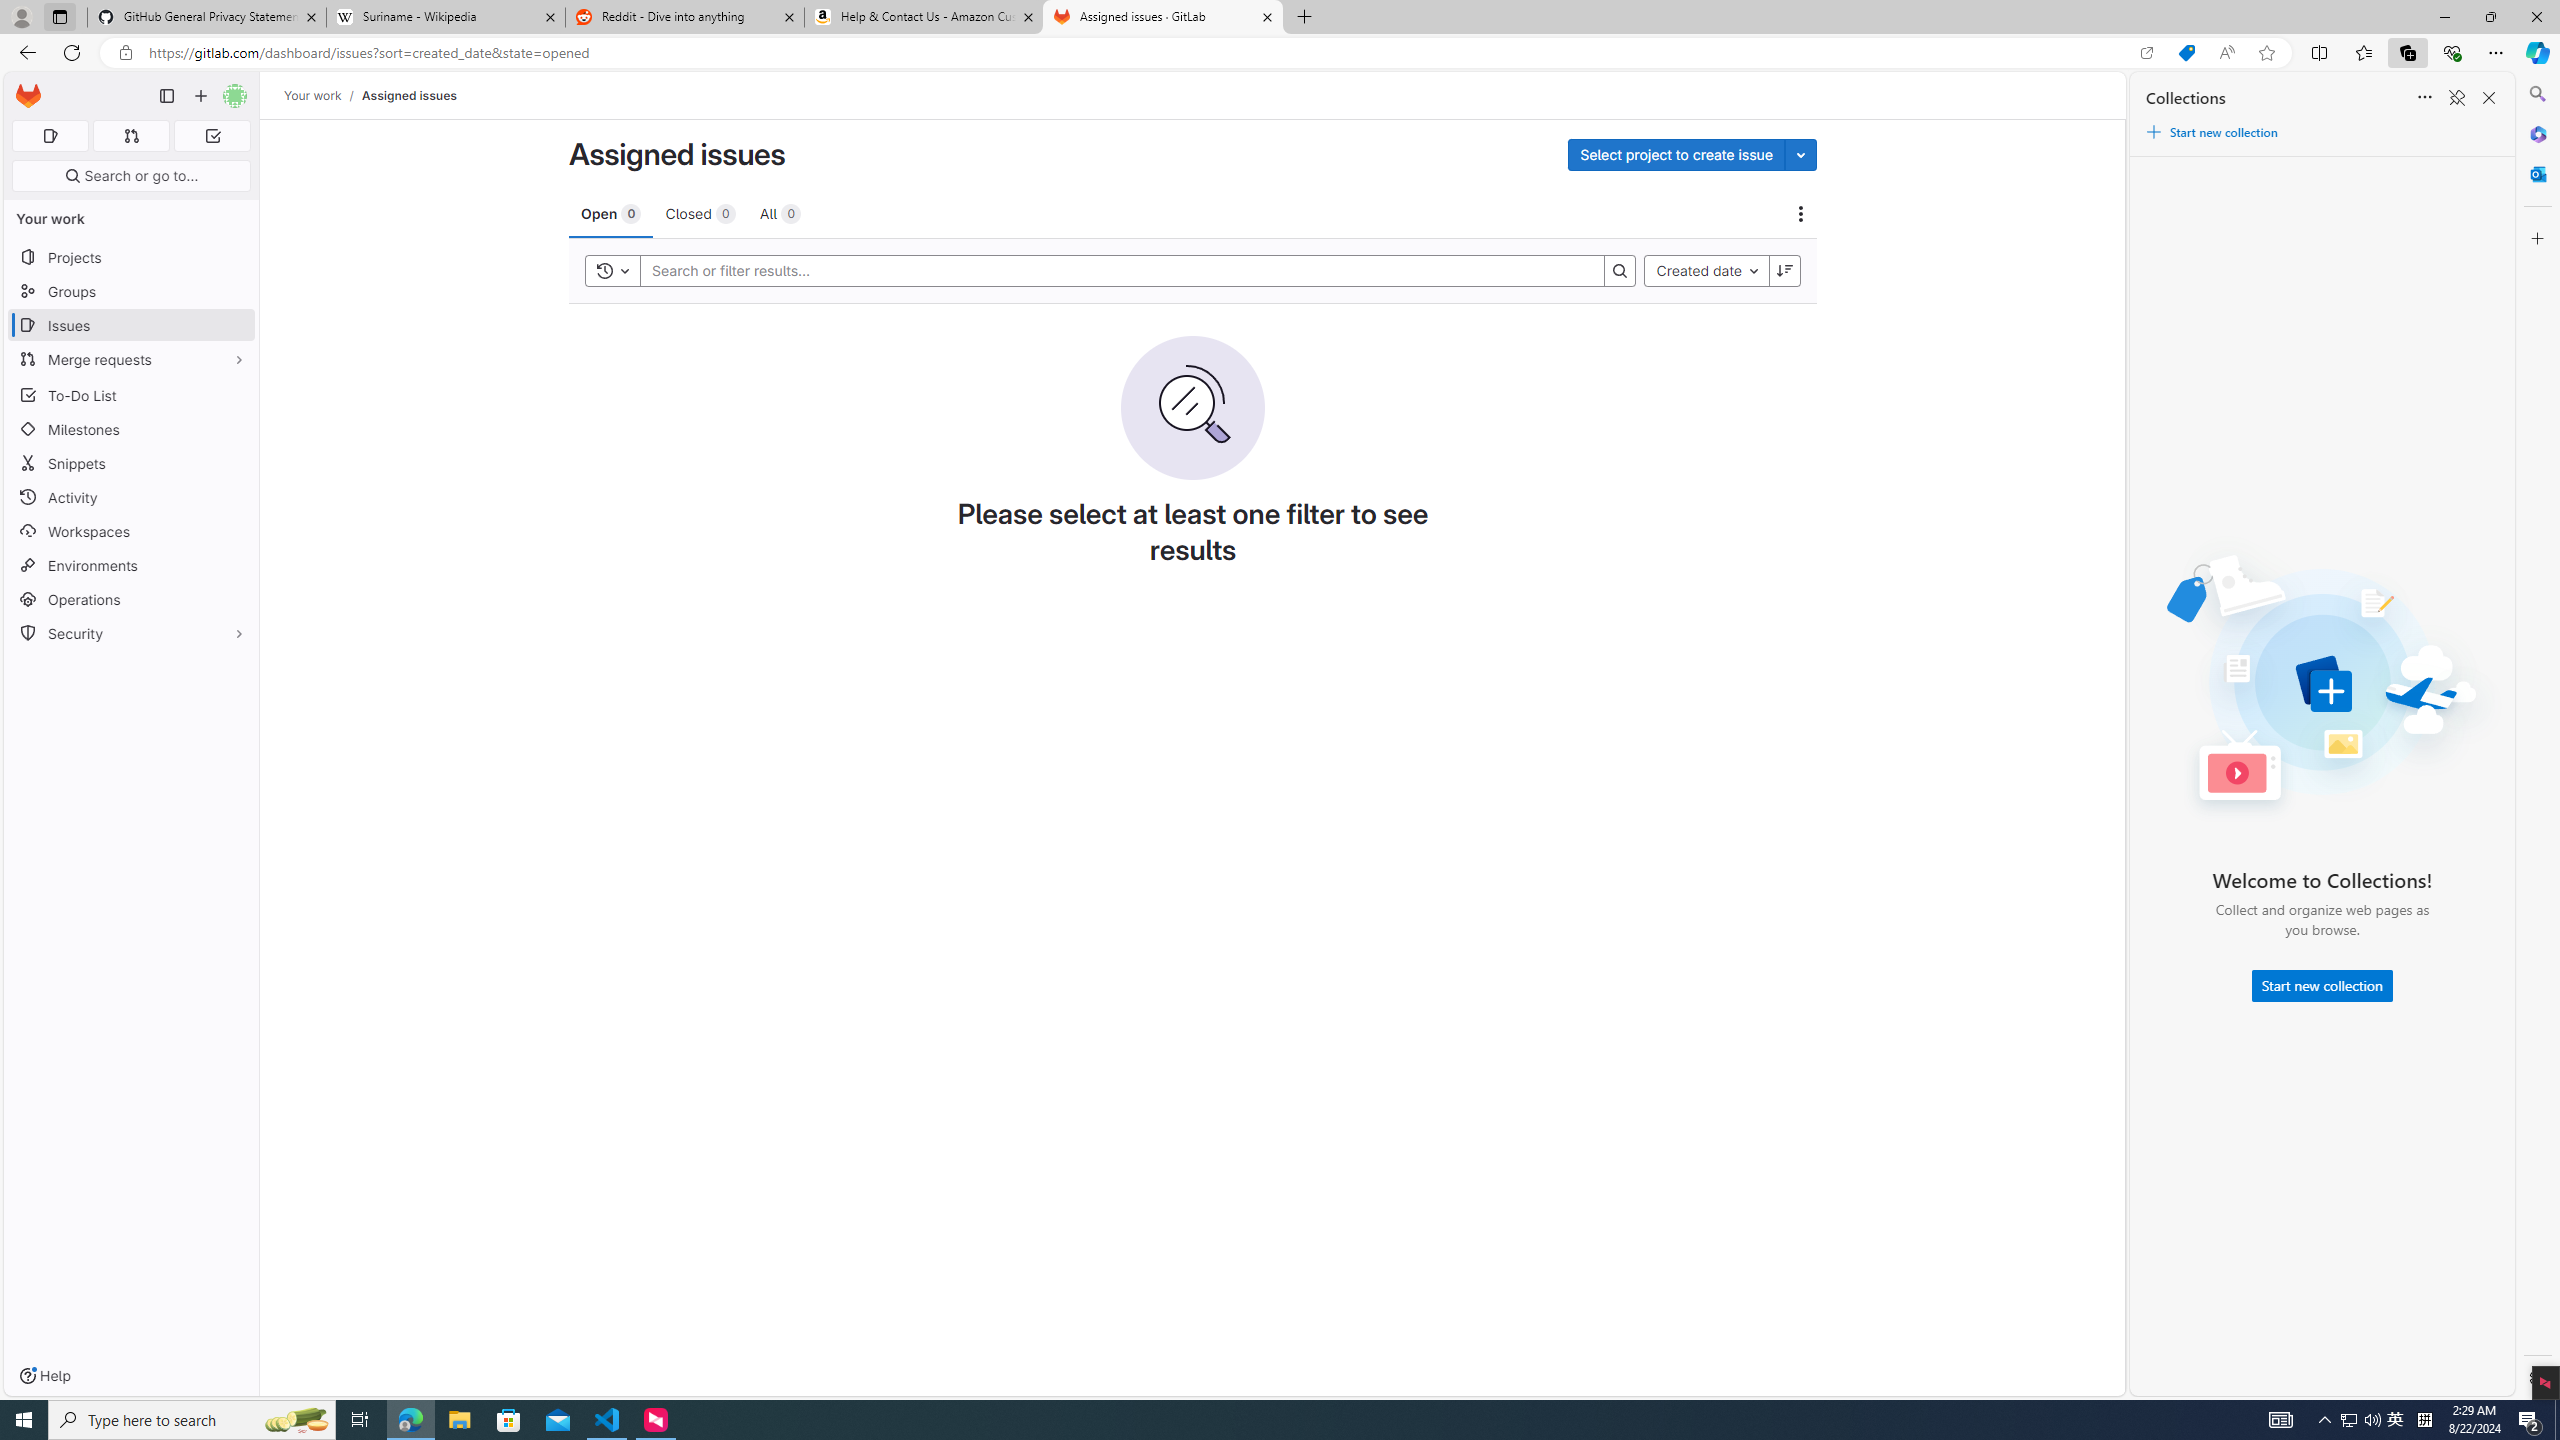 The height and width of the screenshot is (1440, 2560). I want to click on 'Help & Contact Us - Amazon Customer Service', so click(924, 16).